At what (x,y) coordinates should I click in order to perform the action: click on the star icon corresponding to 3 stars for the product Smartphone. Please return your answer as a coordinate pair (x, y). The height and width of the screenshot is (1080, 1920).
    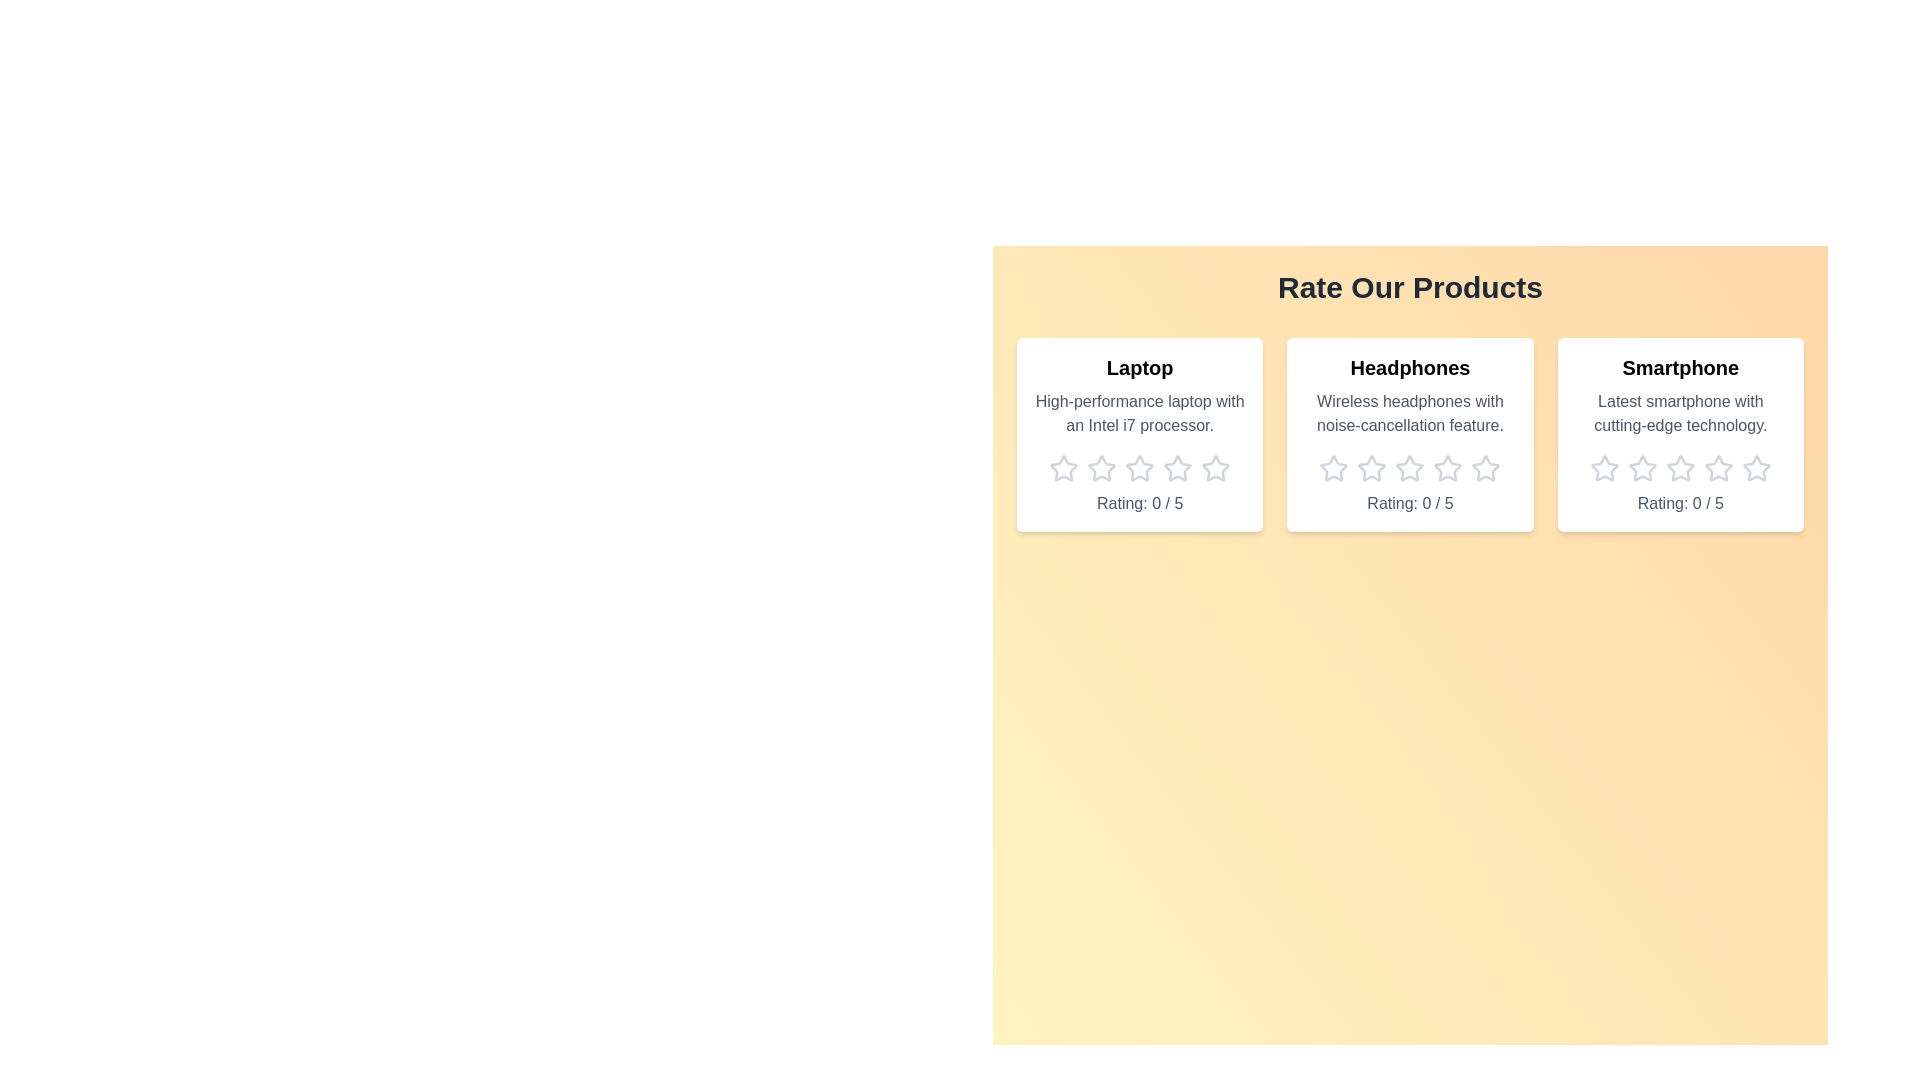
    Looking at the image, I should click on (1680, 469).